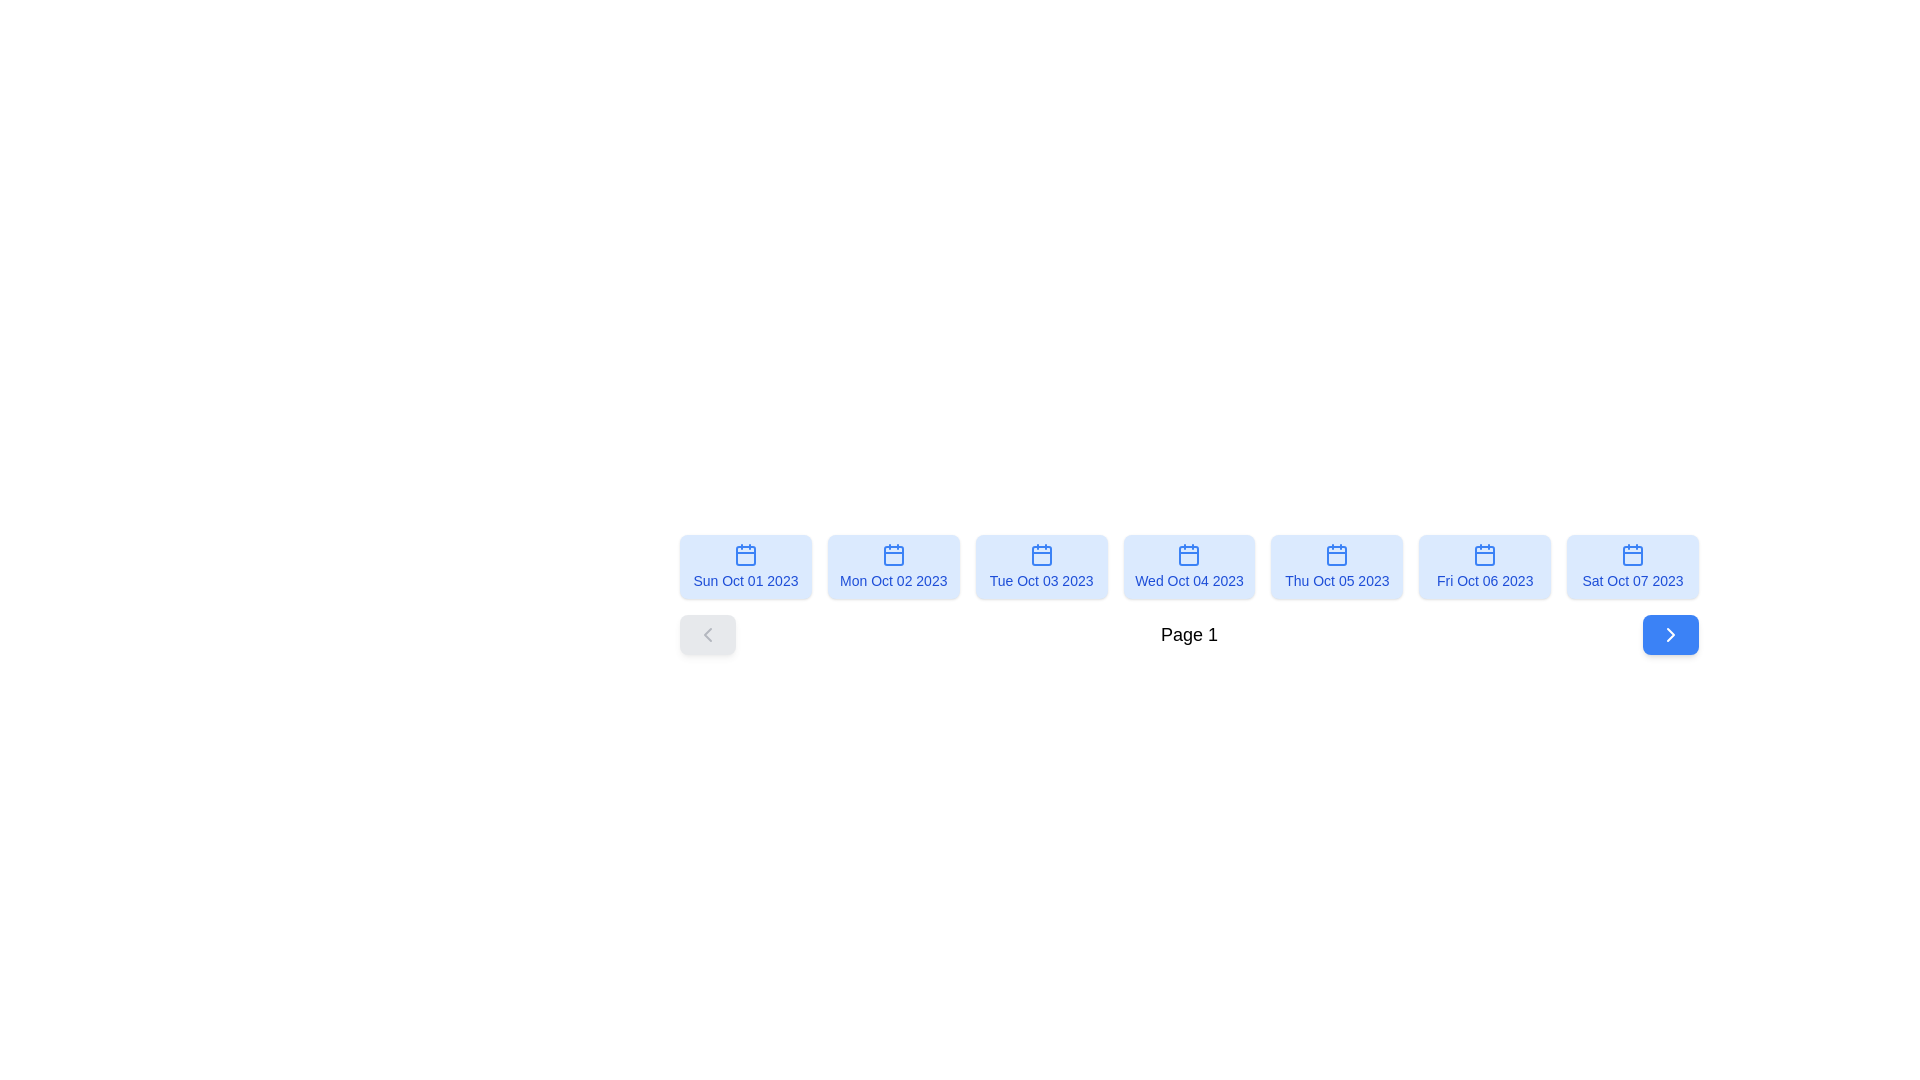  Describe the element at coordinates (744, 581) in the screenshot. I see `the Text Label that indicates the specific date associated with this panel, located in the lower part of the interface as the first panel in a horizontally aligned list` at that location.